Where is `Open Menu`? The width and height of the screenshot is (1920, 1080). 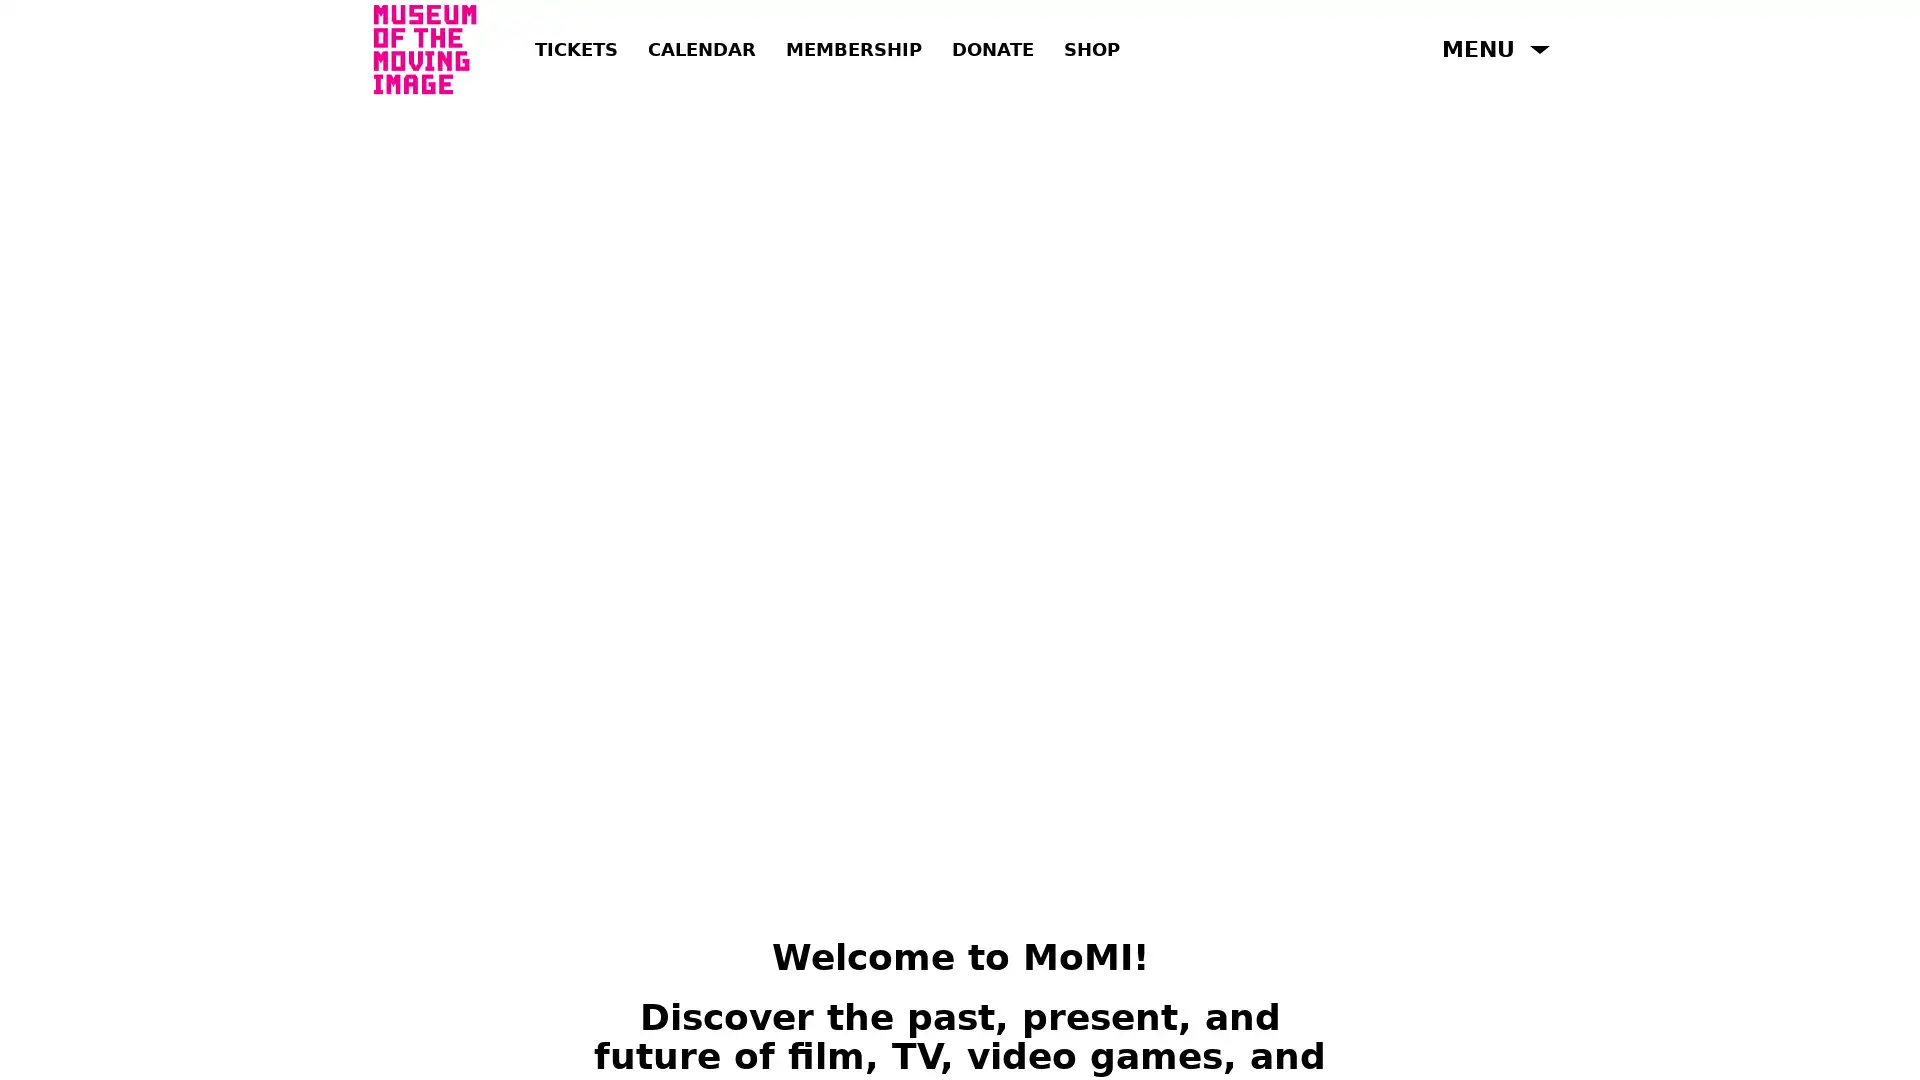 Open Menu is located at coordinates (1488, 48).